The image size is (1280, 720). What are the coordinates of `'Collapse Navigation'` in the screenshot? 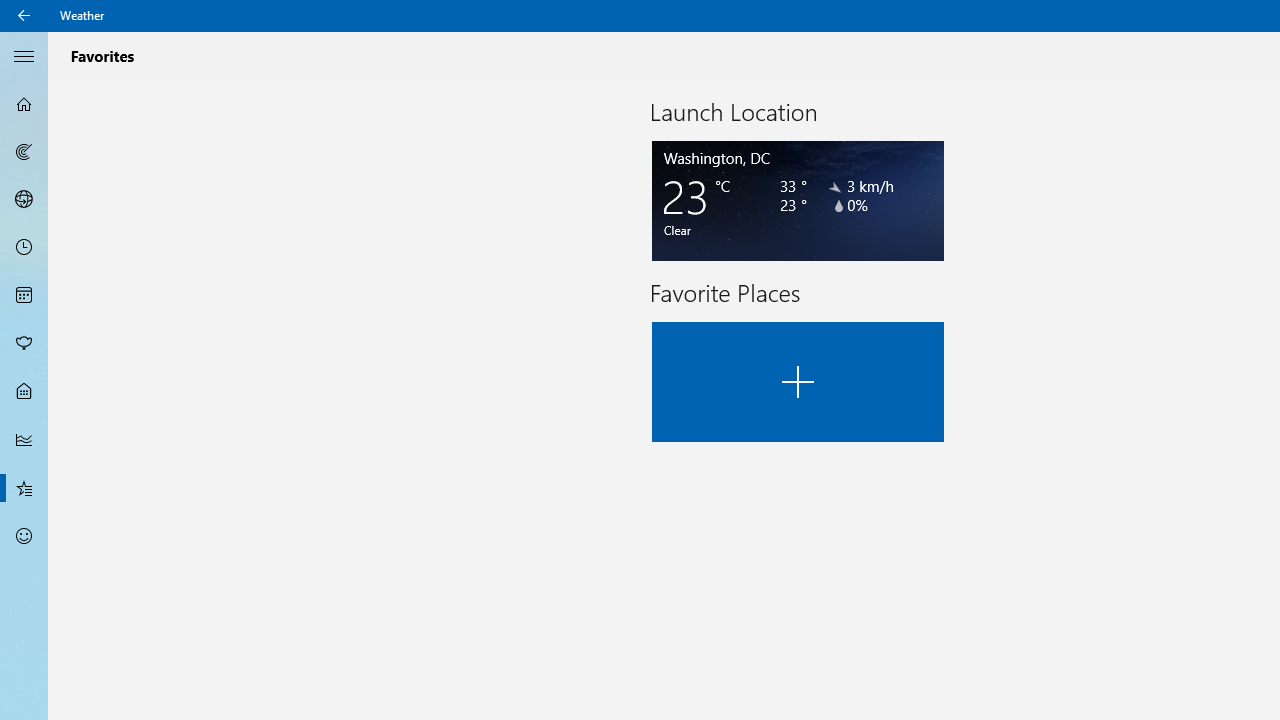 It's located at (24, 54).